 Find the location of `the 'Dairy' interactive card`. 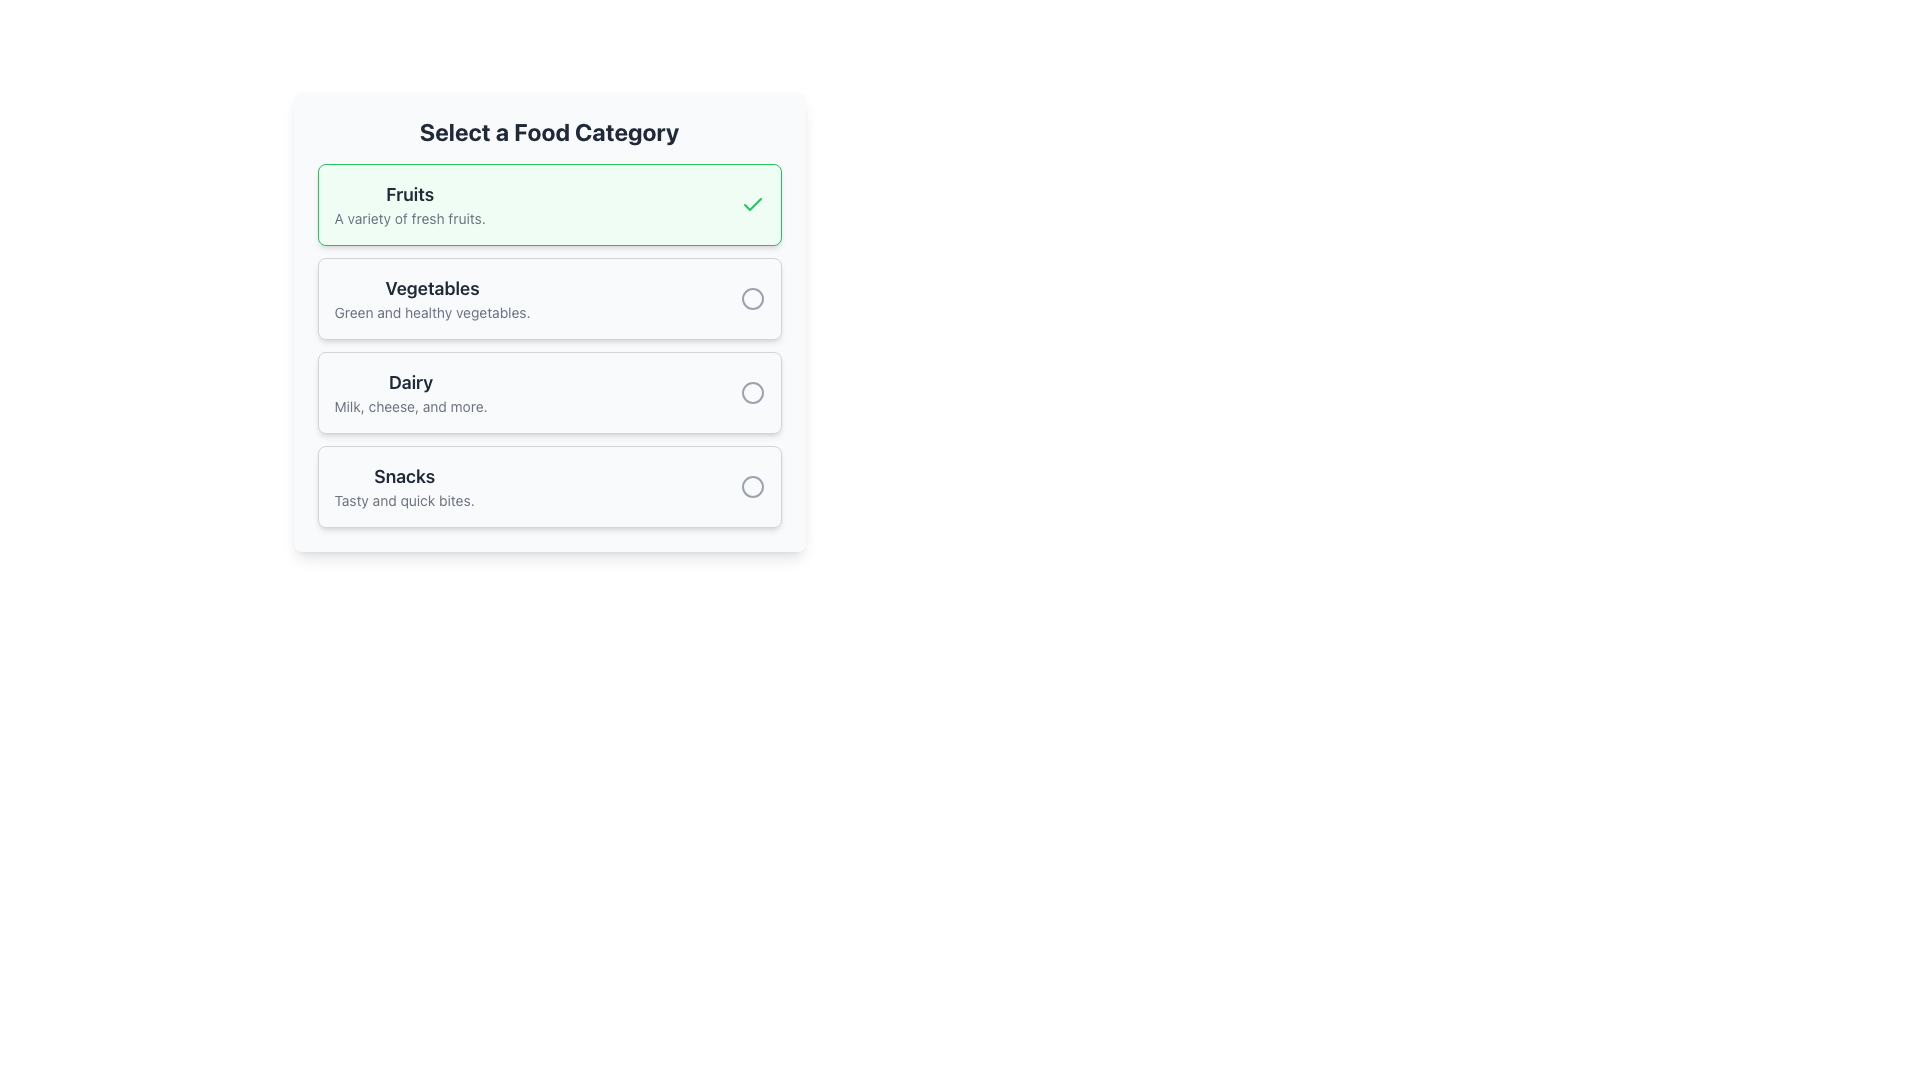

the 'Dairy' interactive card is located at coordinates (549, 393).